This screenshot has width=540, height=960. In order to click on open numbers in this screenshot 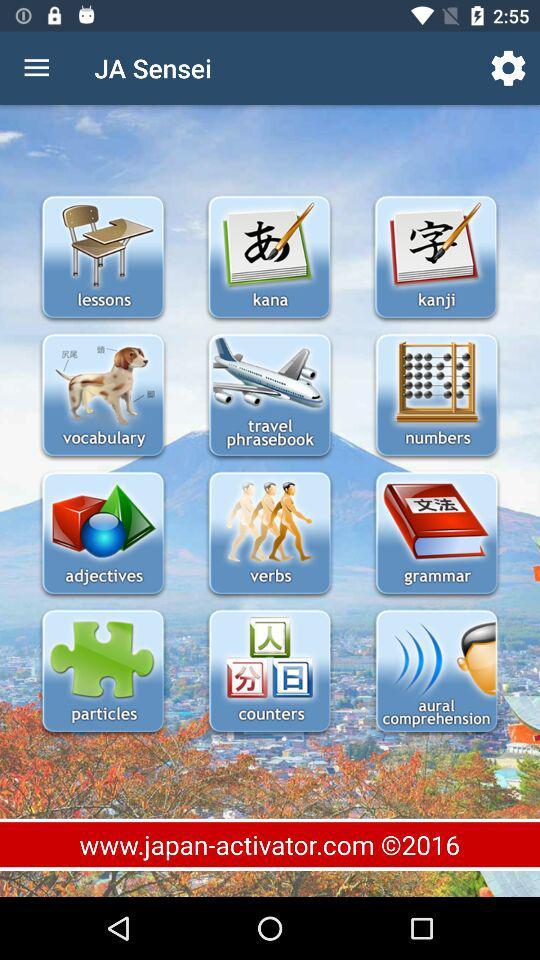, I will do `click(435, 396)`.